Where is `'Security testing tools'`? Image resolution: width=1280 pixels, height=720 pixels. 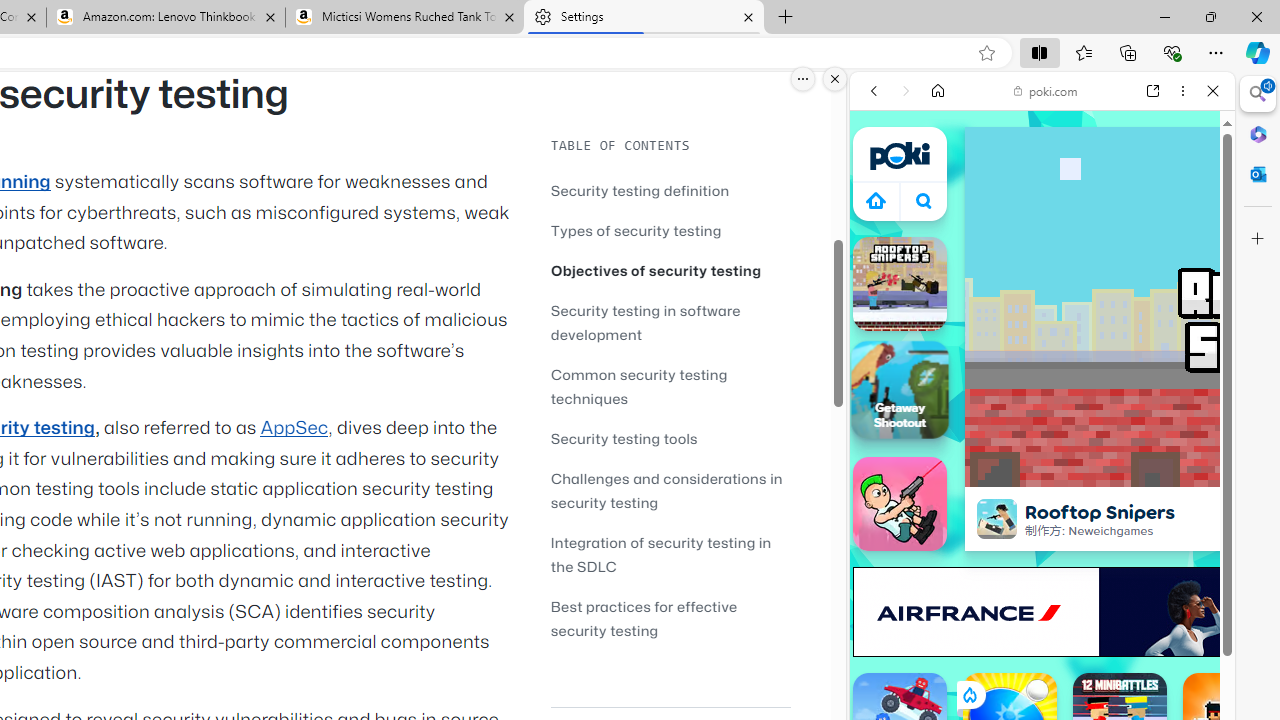 'Security testing tools' is located at coordinates (623, 437).